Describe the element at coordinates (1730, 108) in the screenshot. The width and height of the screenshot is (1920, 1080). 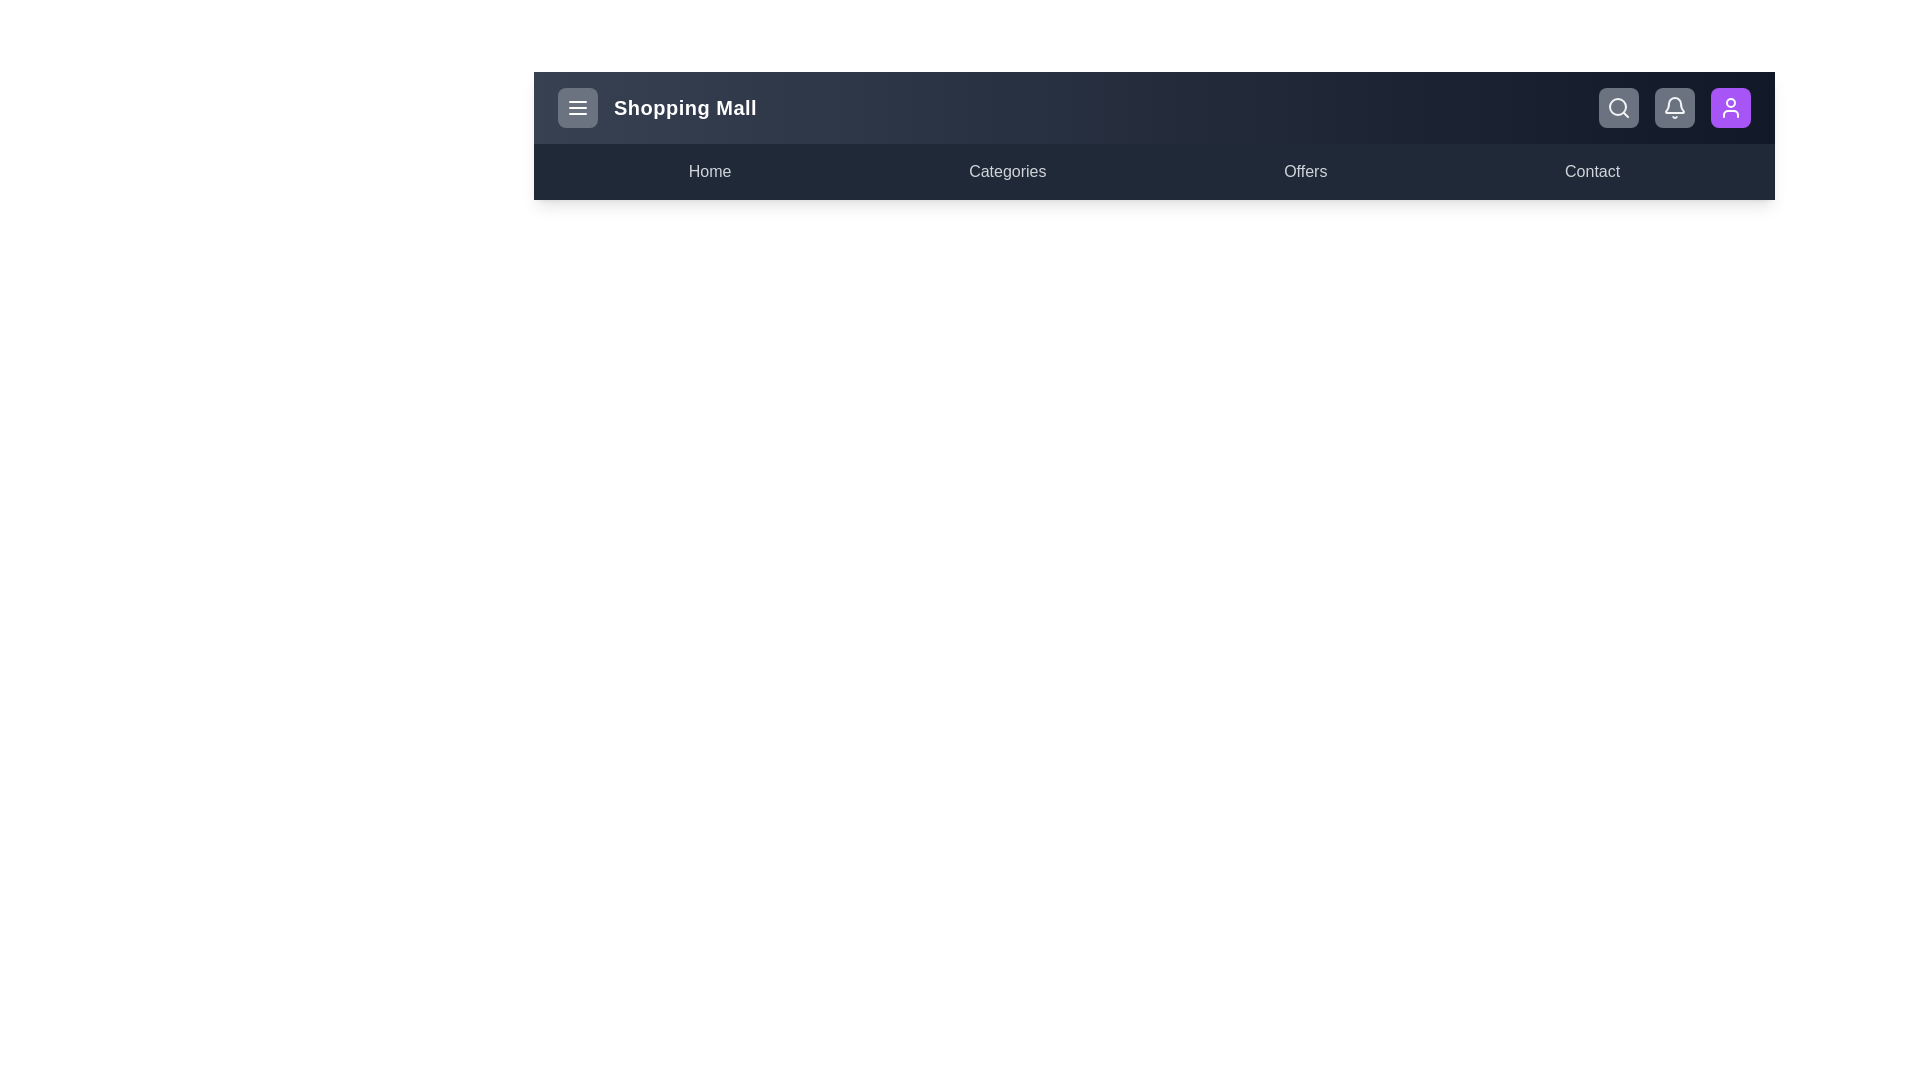
I see `the user profile button` at that location.